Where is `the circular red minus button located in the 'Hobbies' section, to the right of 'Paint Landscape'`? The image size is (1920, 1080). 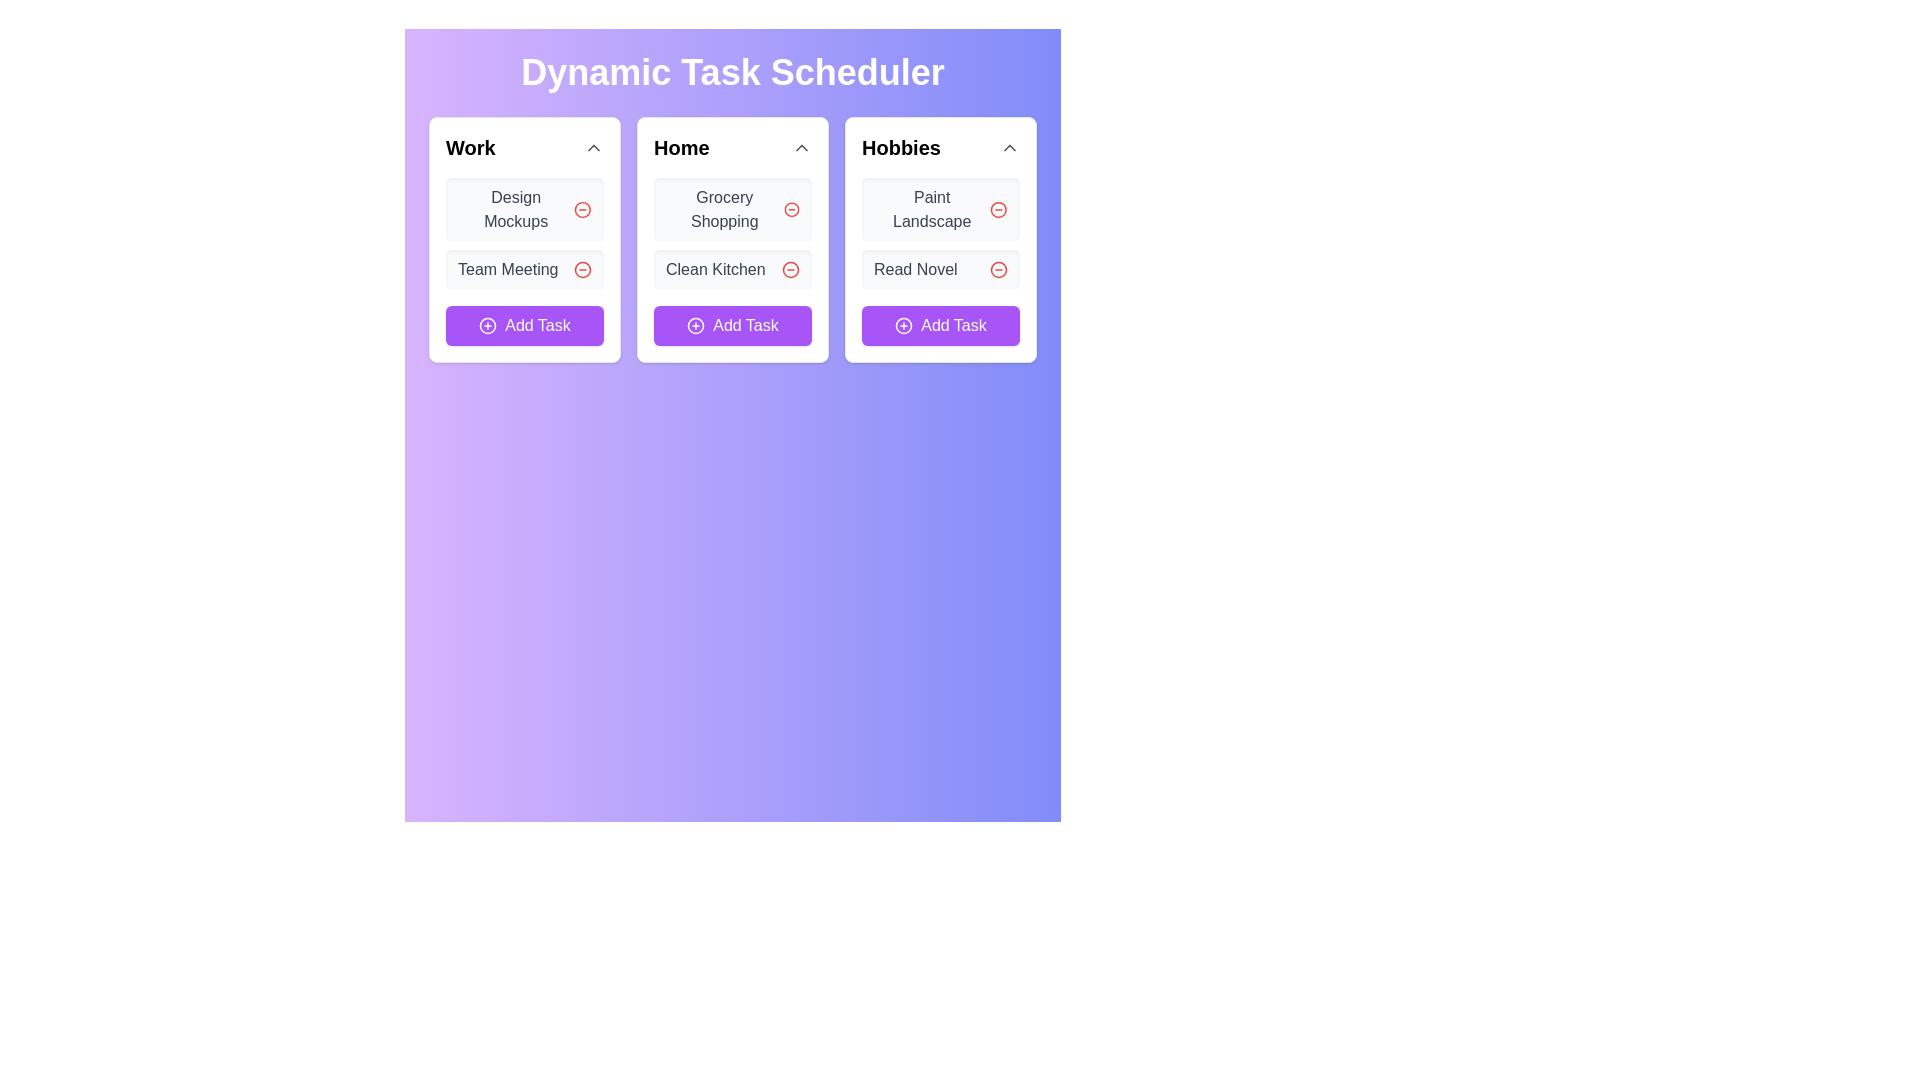 the circular red minus button located in the 'Hobbies' section, to the right of 'Paint Landscape' is located at coordinates (998, 209).